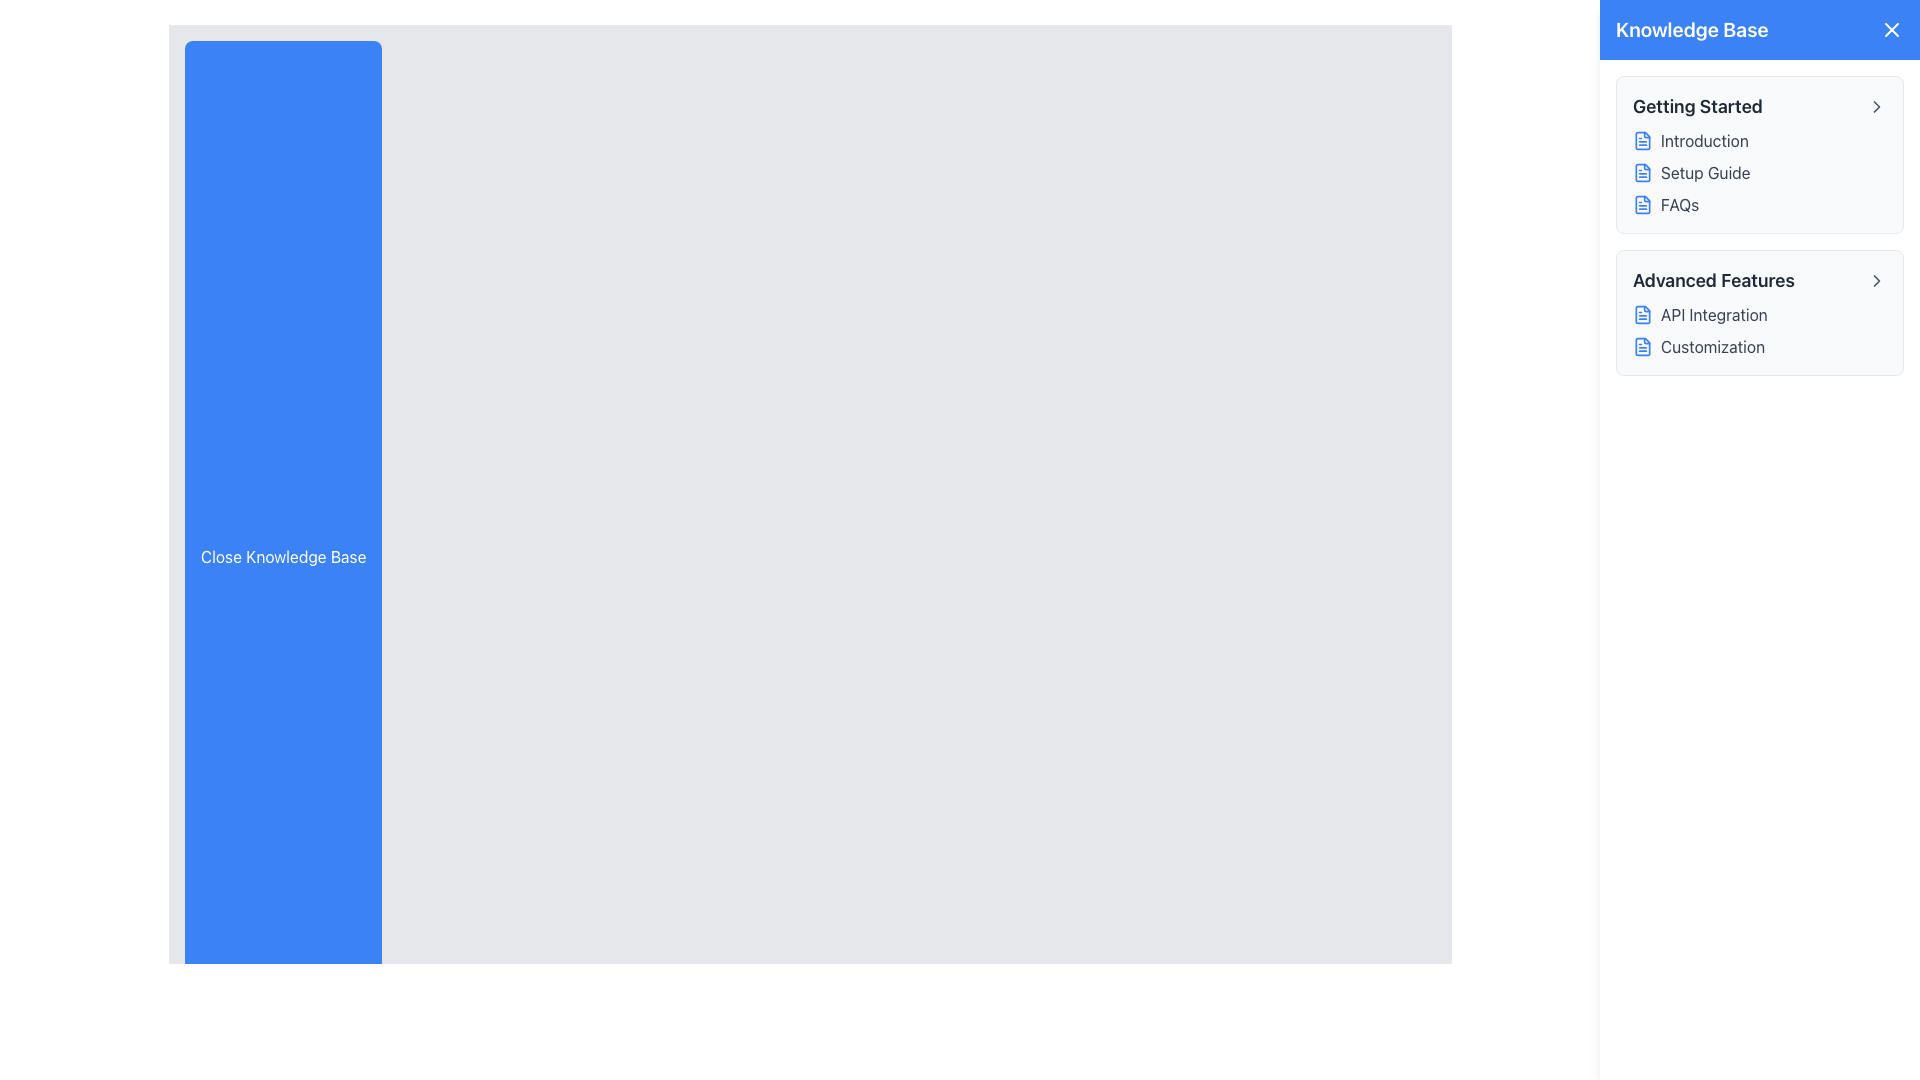 This screenshot has height=1080, width=1920. What do you see at coordinates (1875, 107) in the screenshot?
I see `the icon button located to the right of the 'Getting Started' text in the 'Knowledge Base' panel` at bounding box center [1875, 107].